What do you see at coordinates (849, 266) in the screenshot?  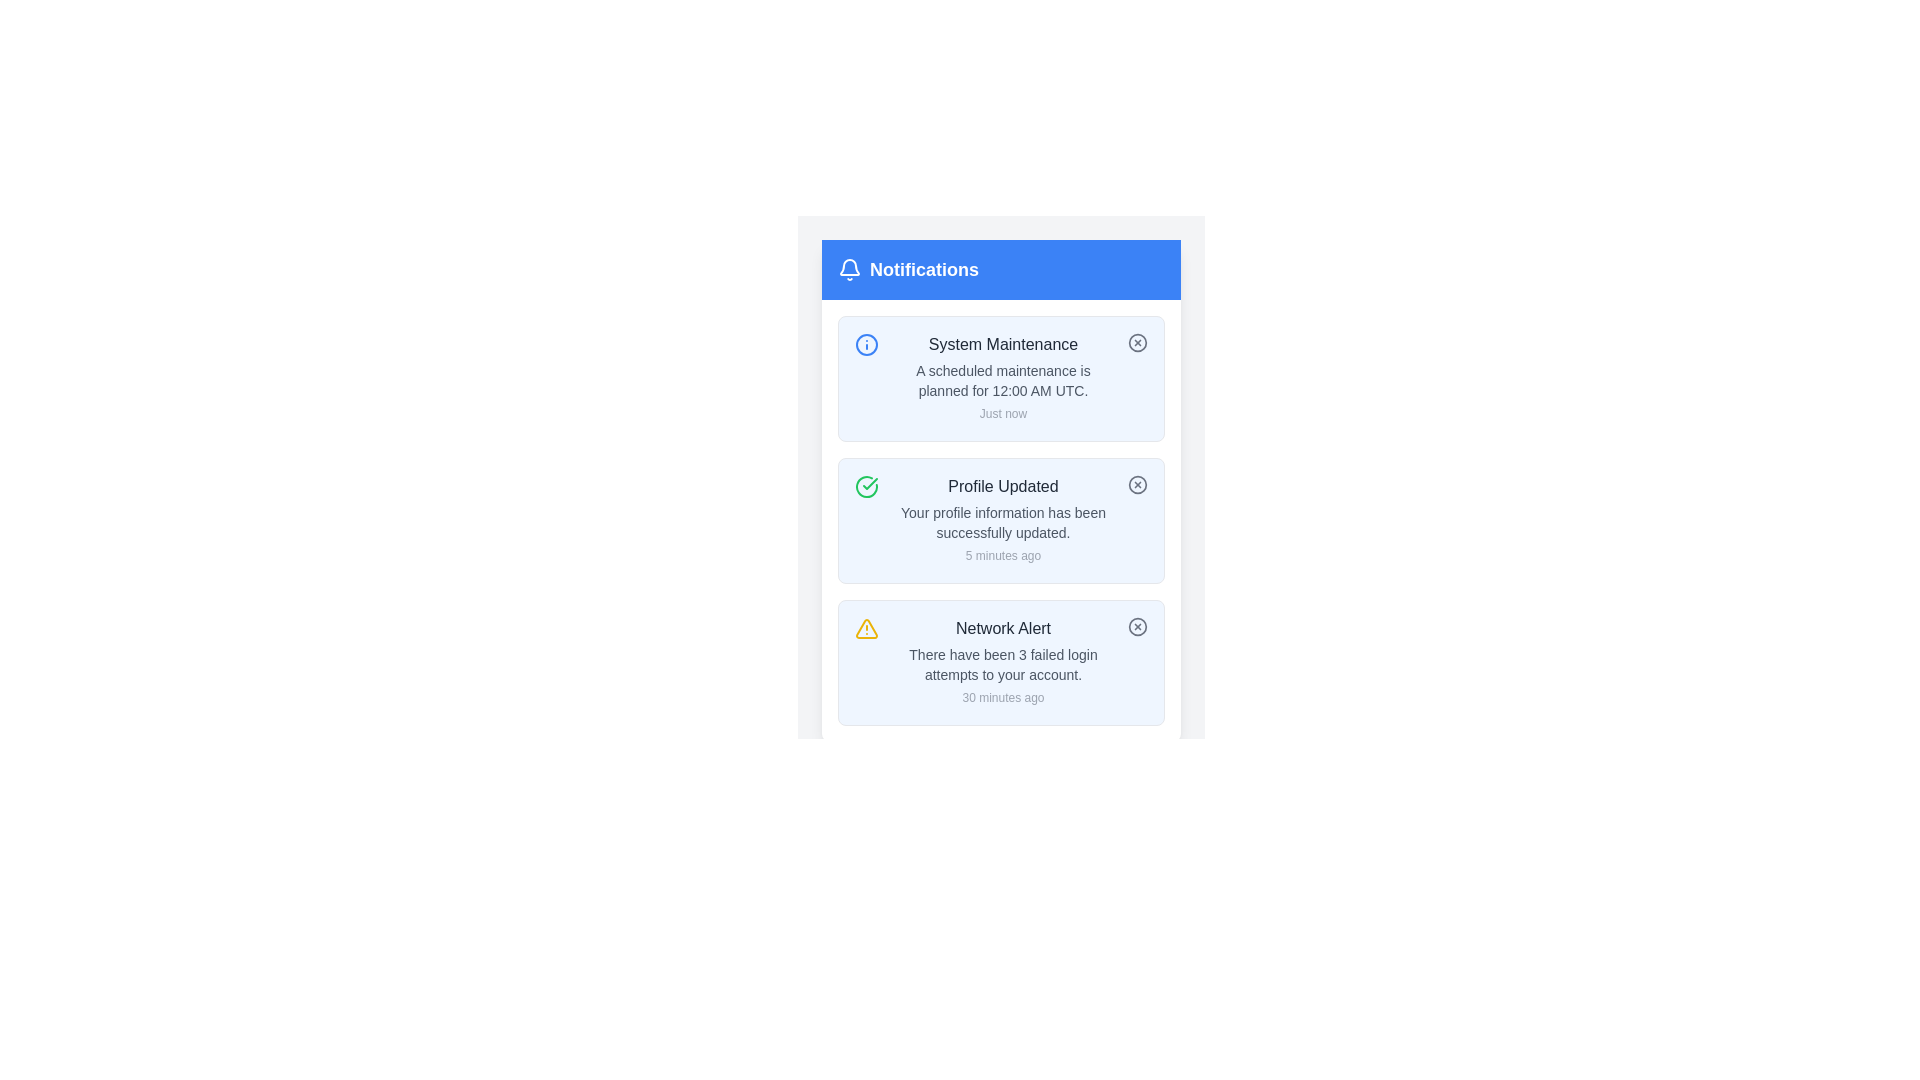 I see `the bell icon designed to symbolize notifications, which is located in the notification header section at the top bar` at bounding box center [849, 266].